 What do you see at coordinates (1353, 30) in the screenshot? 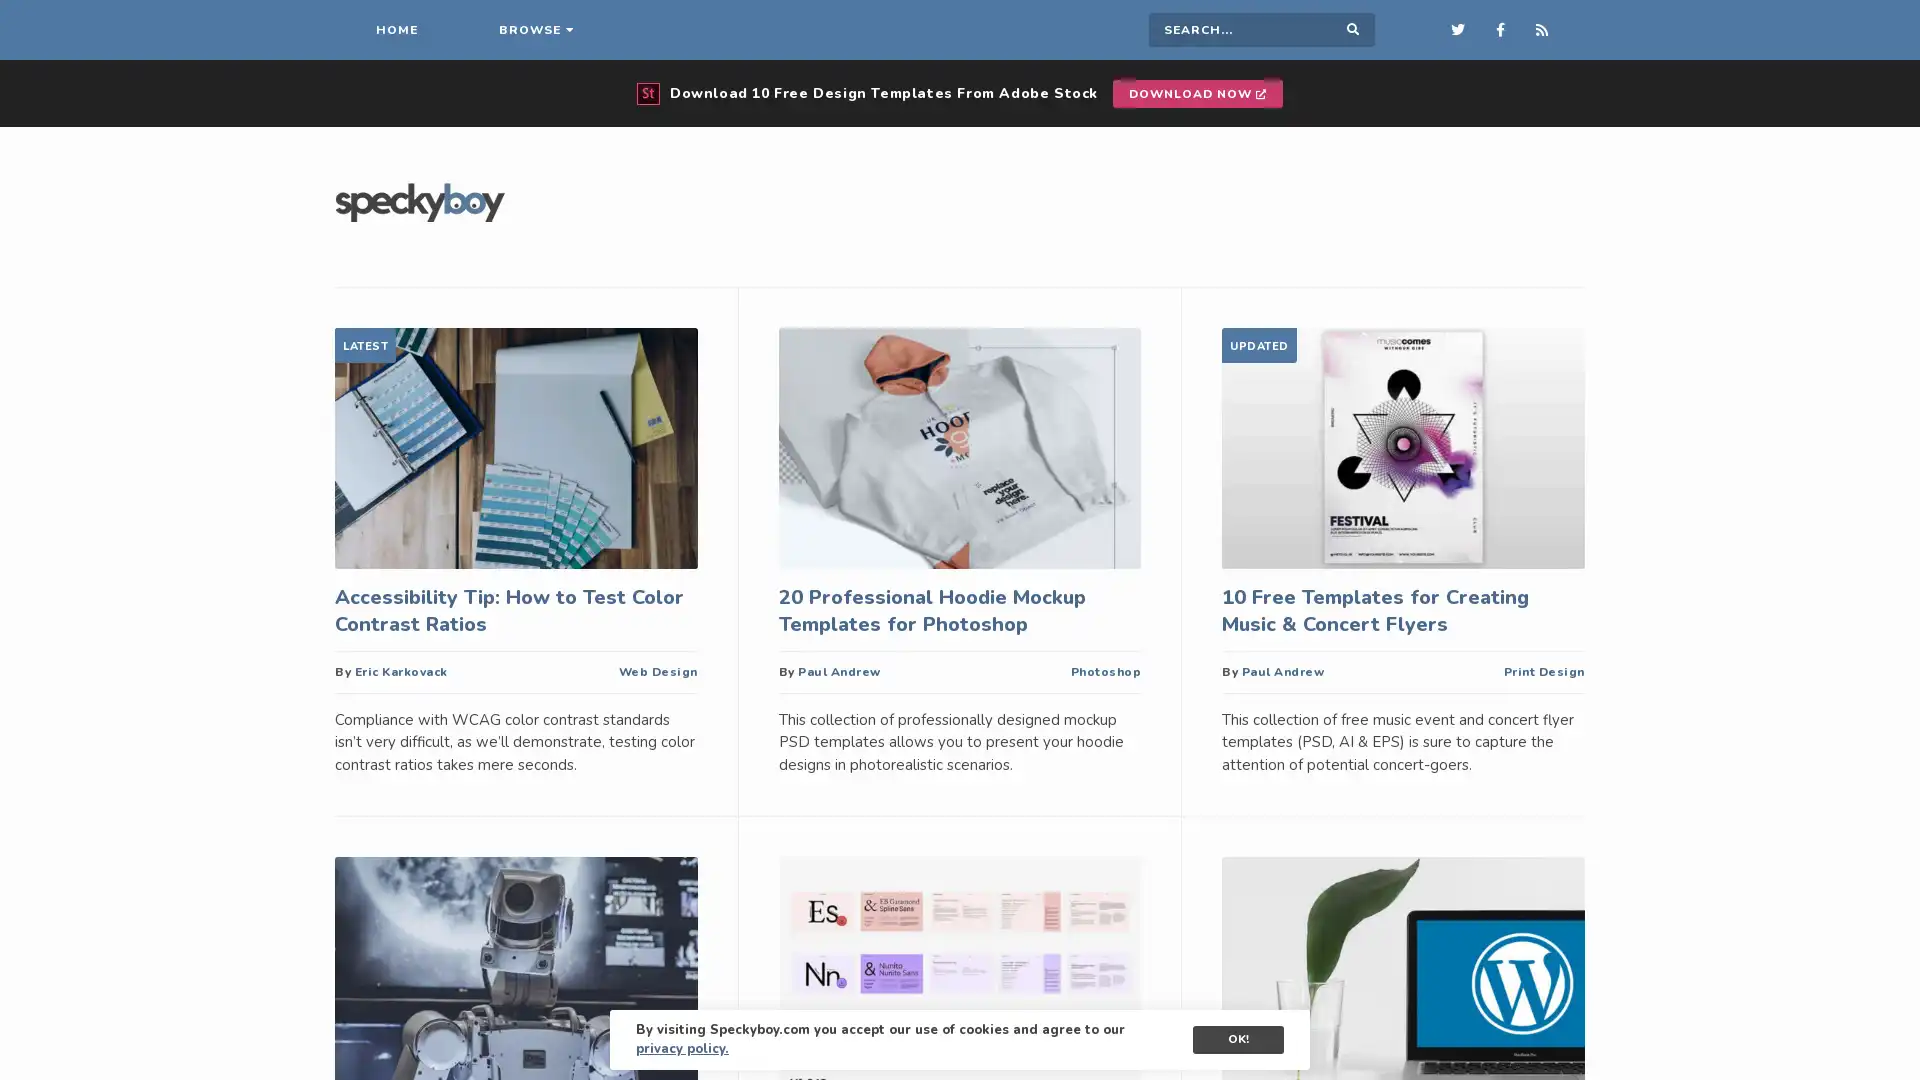
I see `Search` at bounding box center [1353, 30].